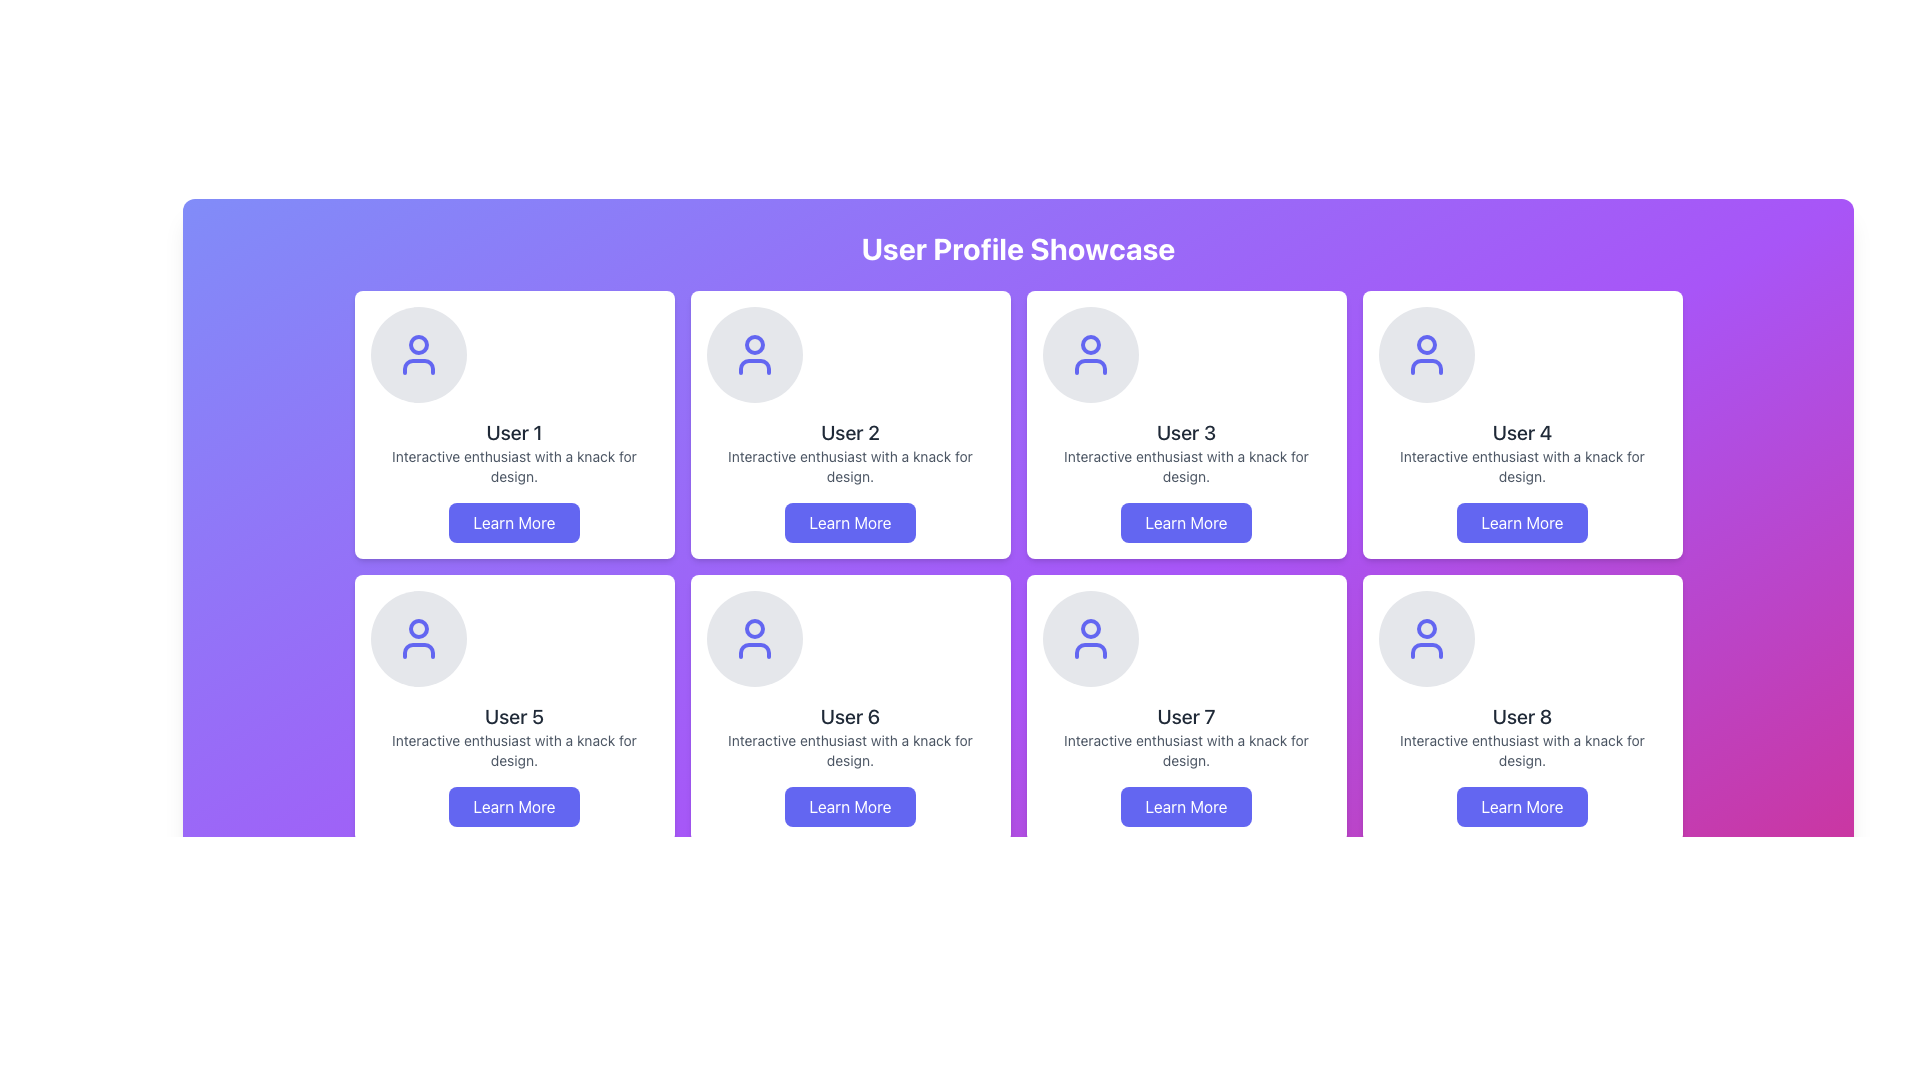  I want to click on the circular decorative icon containing an avatar symbol located in the card labeled 'User 5', which is centrally positioned above the text 'User 5', so click(417, 639).